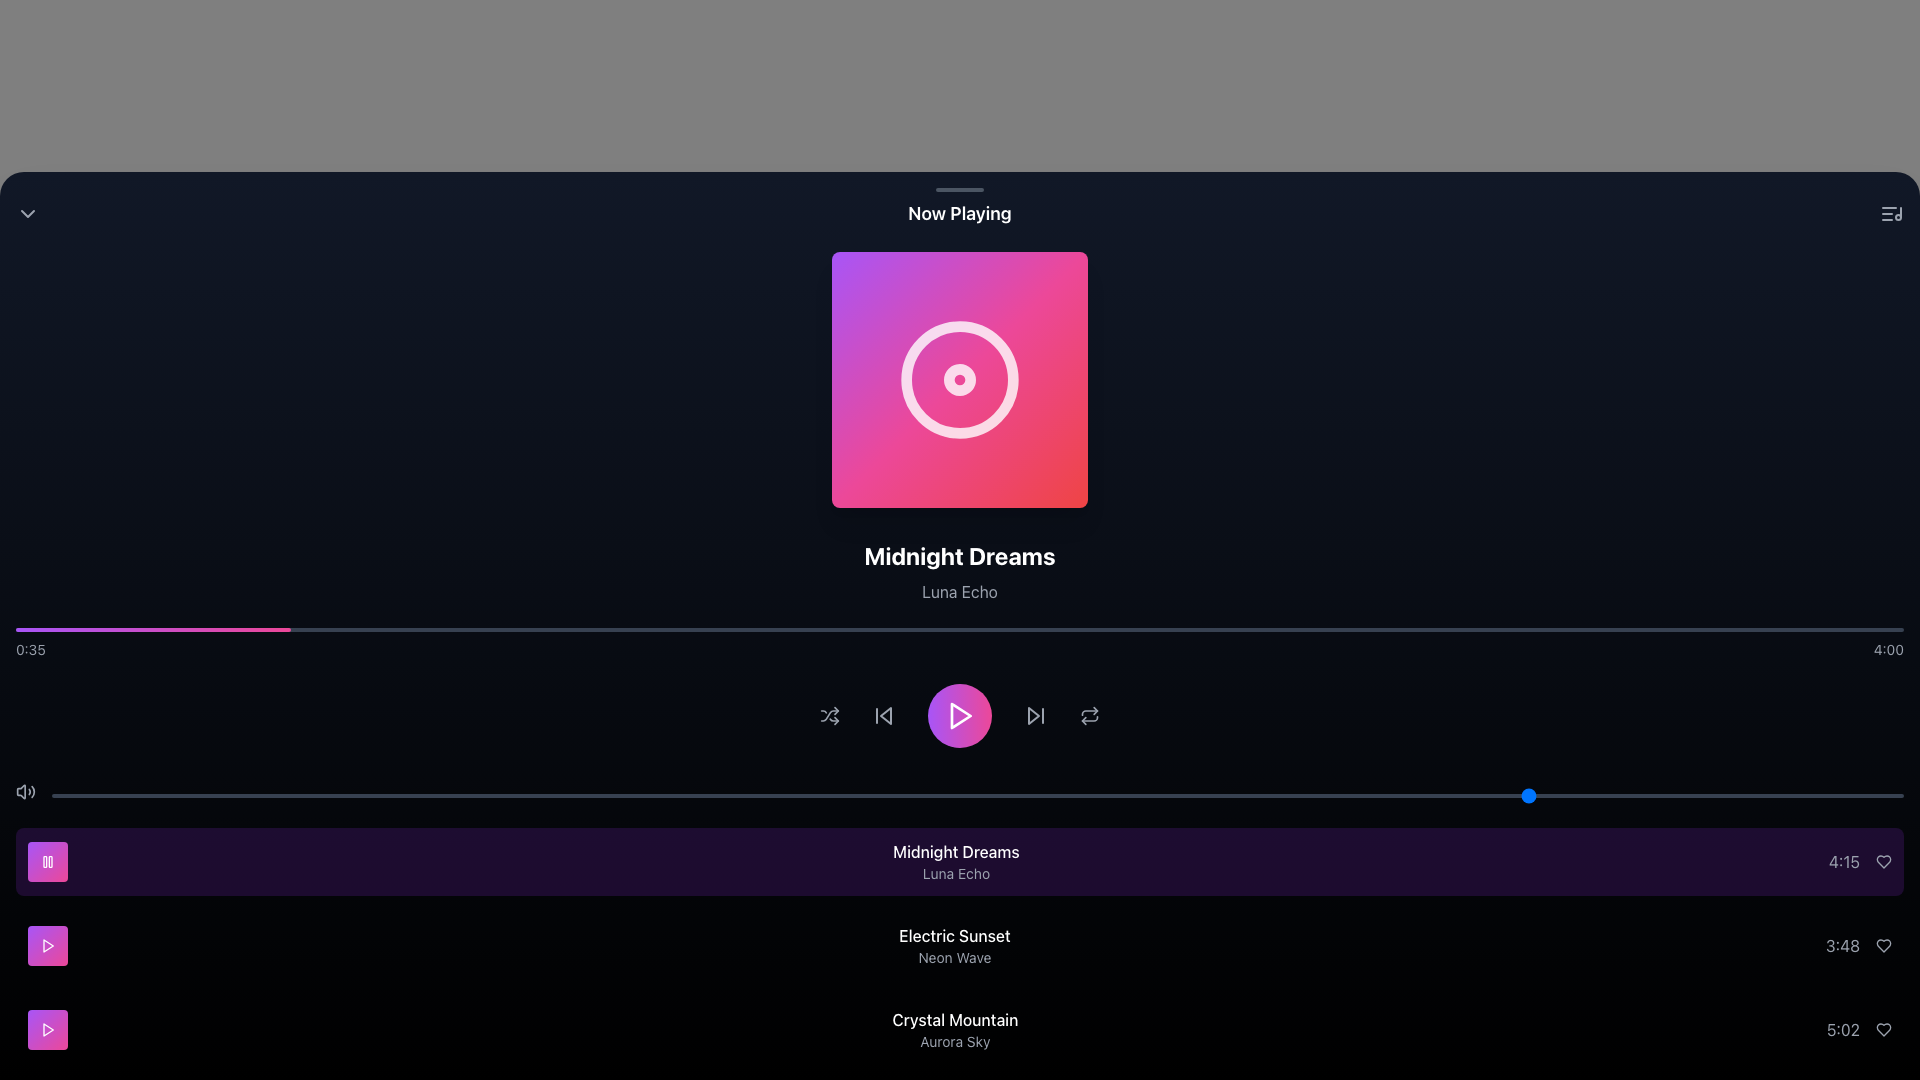  Describe the element at coordinates (48, 1029) in the screenshot. I see `the play button located in the lower left corner of the interface, which is the third button in a vertical sequence and features a right-pointing triangle within a contrasting square` at that location.